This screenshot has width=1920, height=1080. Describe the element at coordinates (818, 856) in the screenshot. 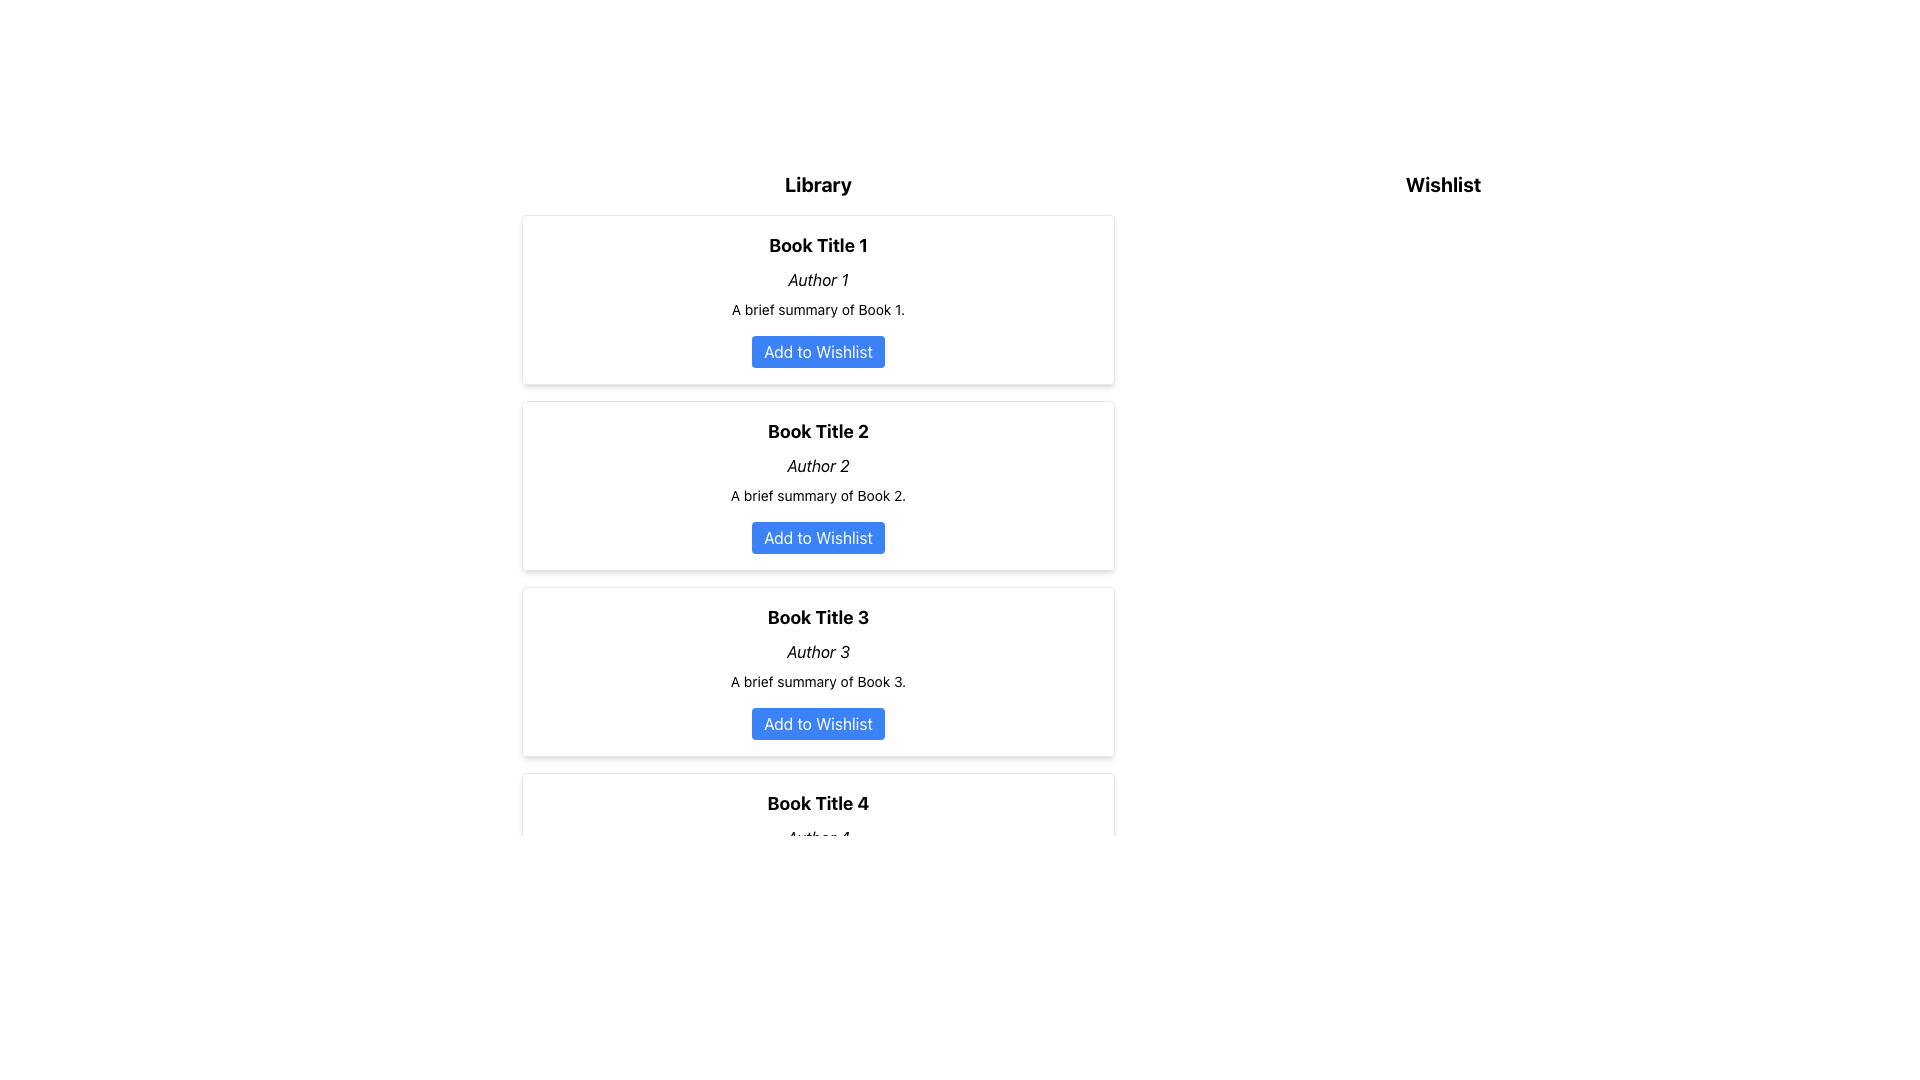

I see `the button on the fourth book card in the library interface that allows users` at that location.